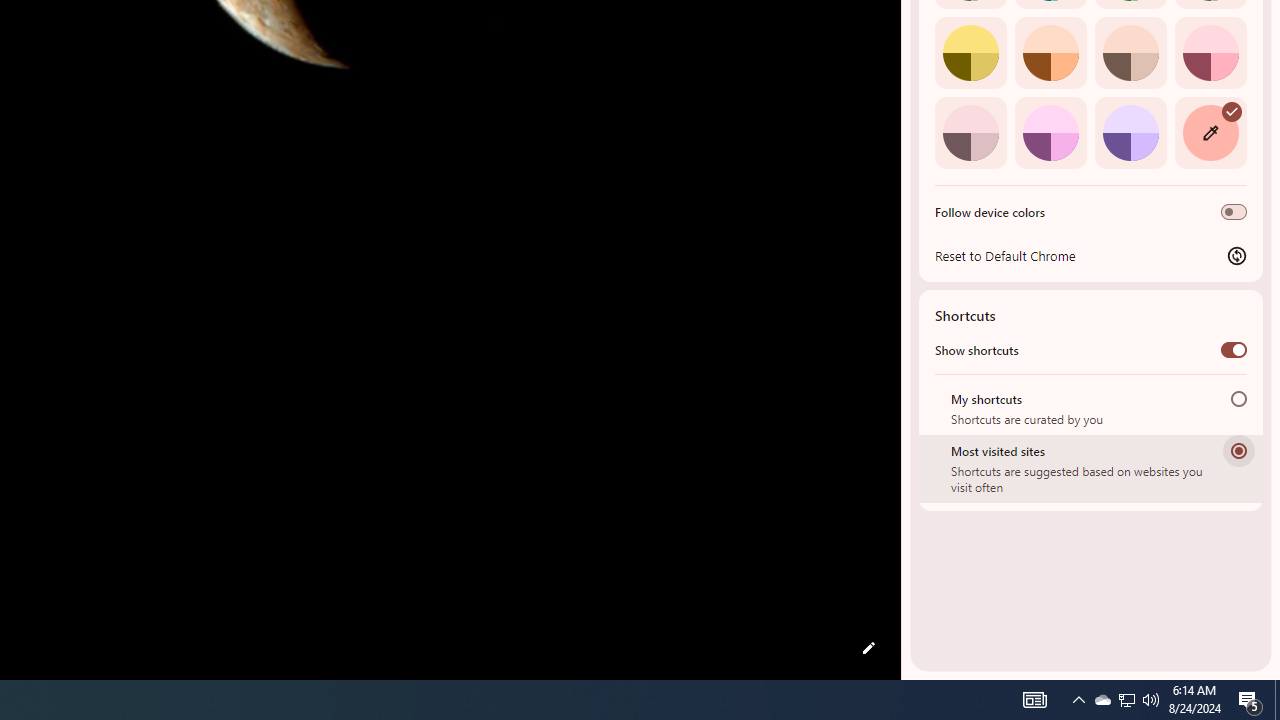 Image resolution: width=1280 pixels, height=720 pixels. I want to click on 'Show shortcuts', so click(1232, 348).